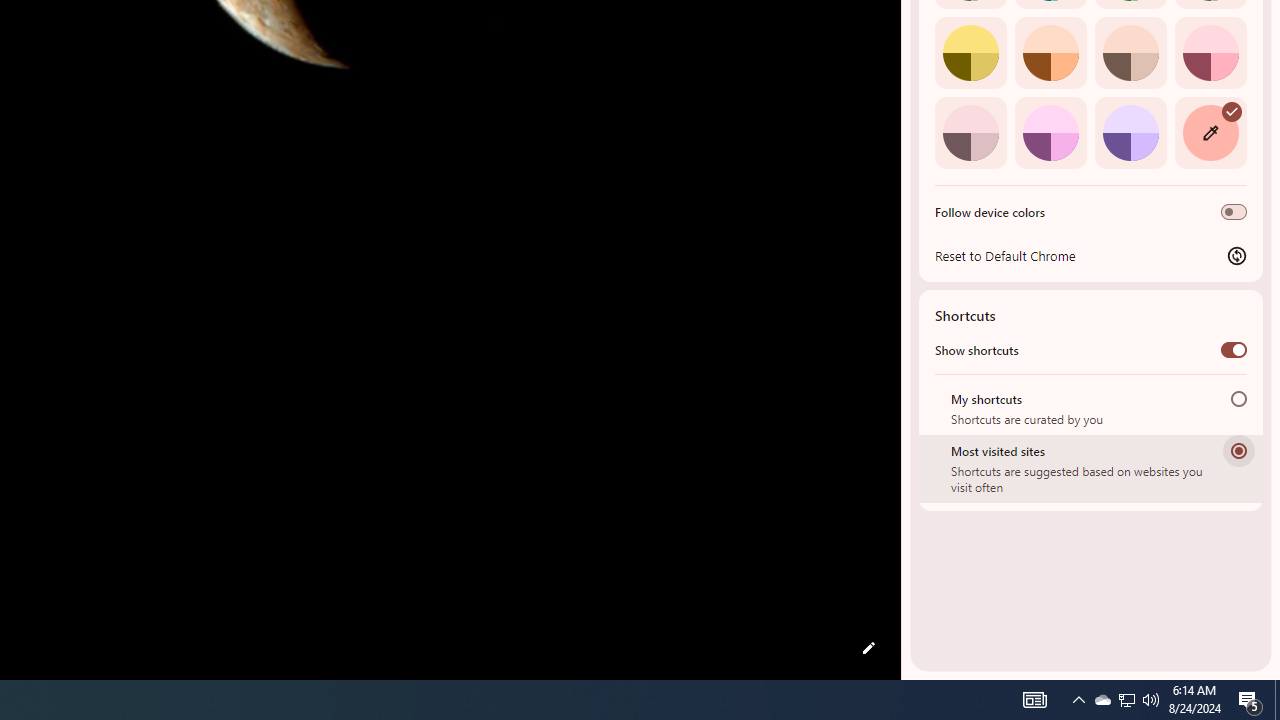 Image resolution: width=1280 pixels, height=720 pixels. I want to click on 'Show shortcuts', so click(1232, 348).